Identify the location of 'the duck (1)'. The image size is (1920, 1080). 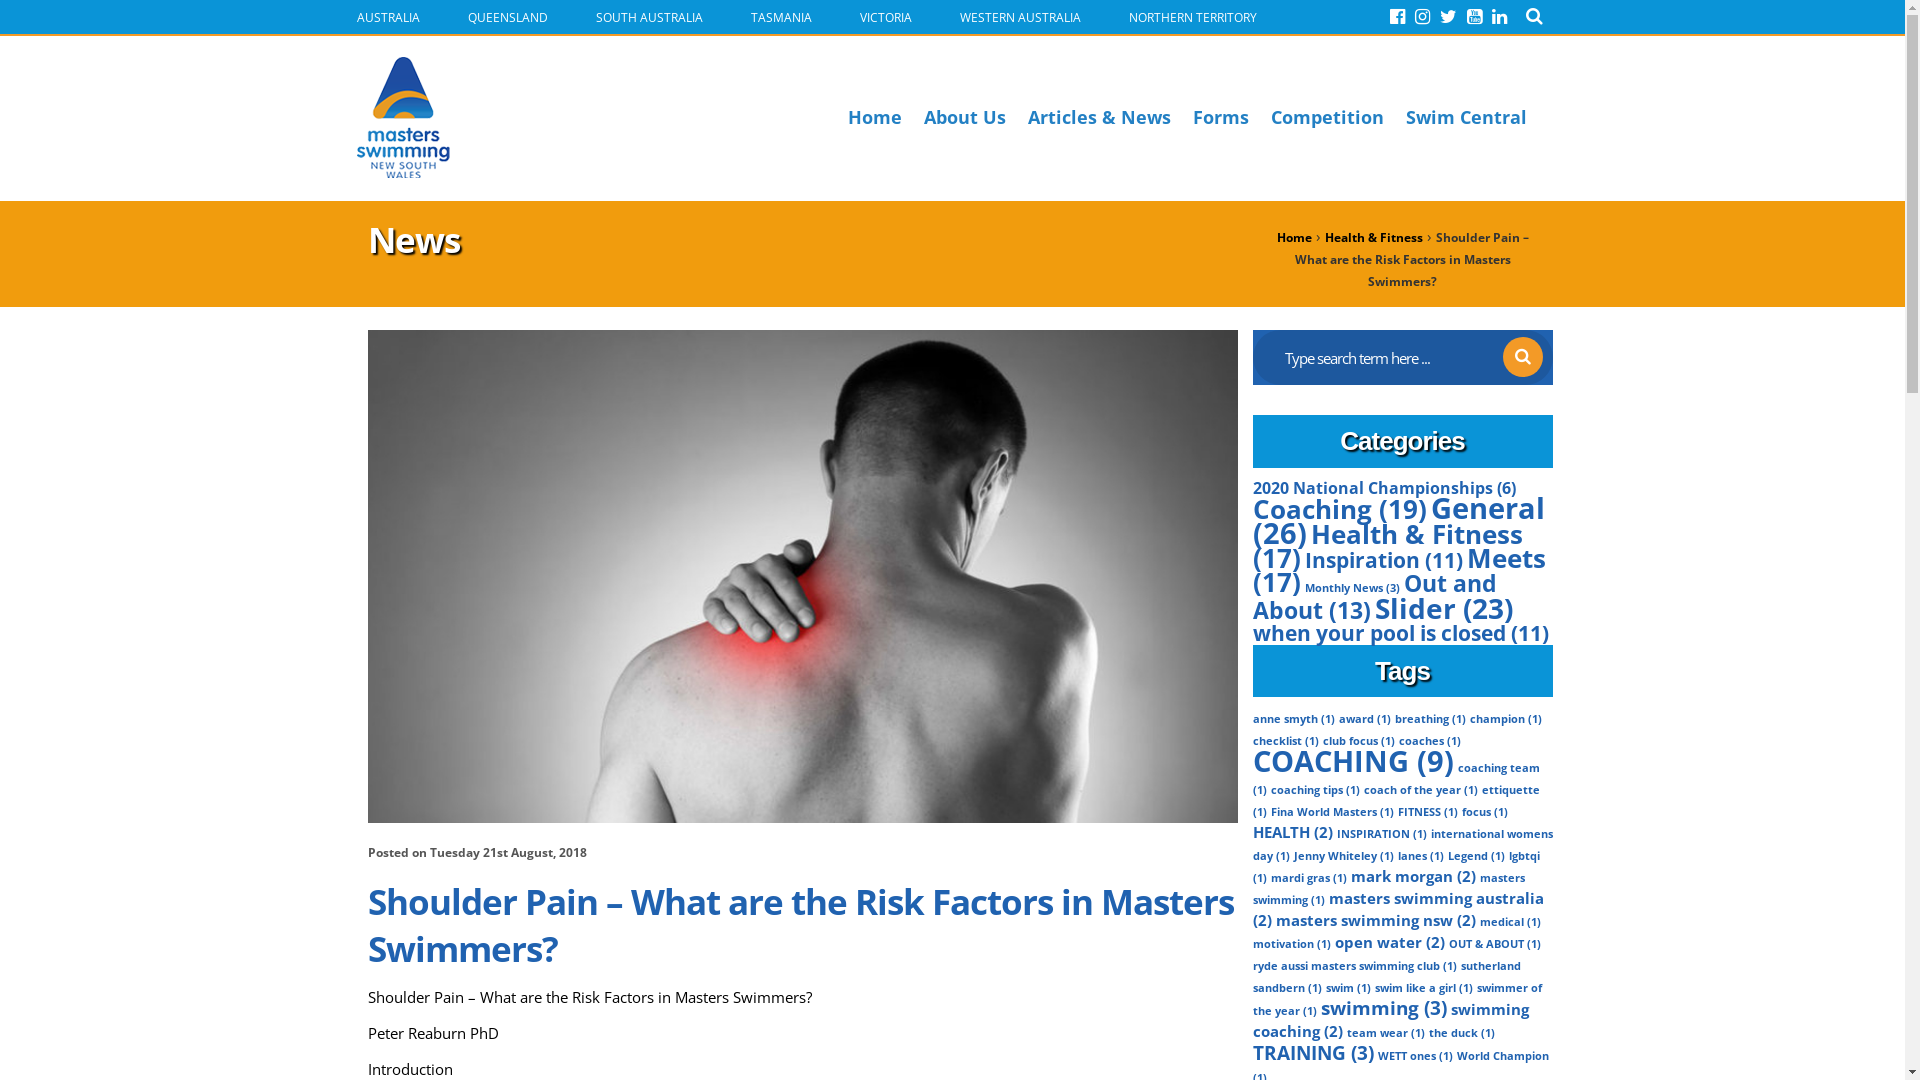
(1460, 1033).